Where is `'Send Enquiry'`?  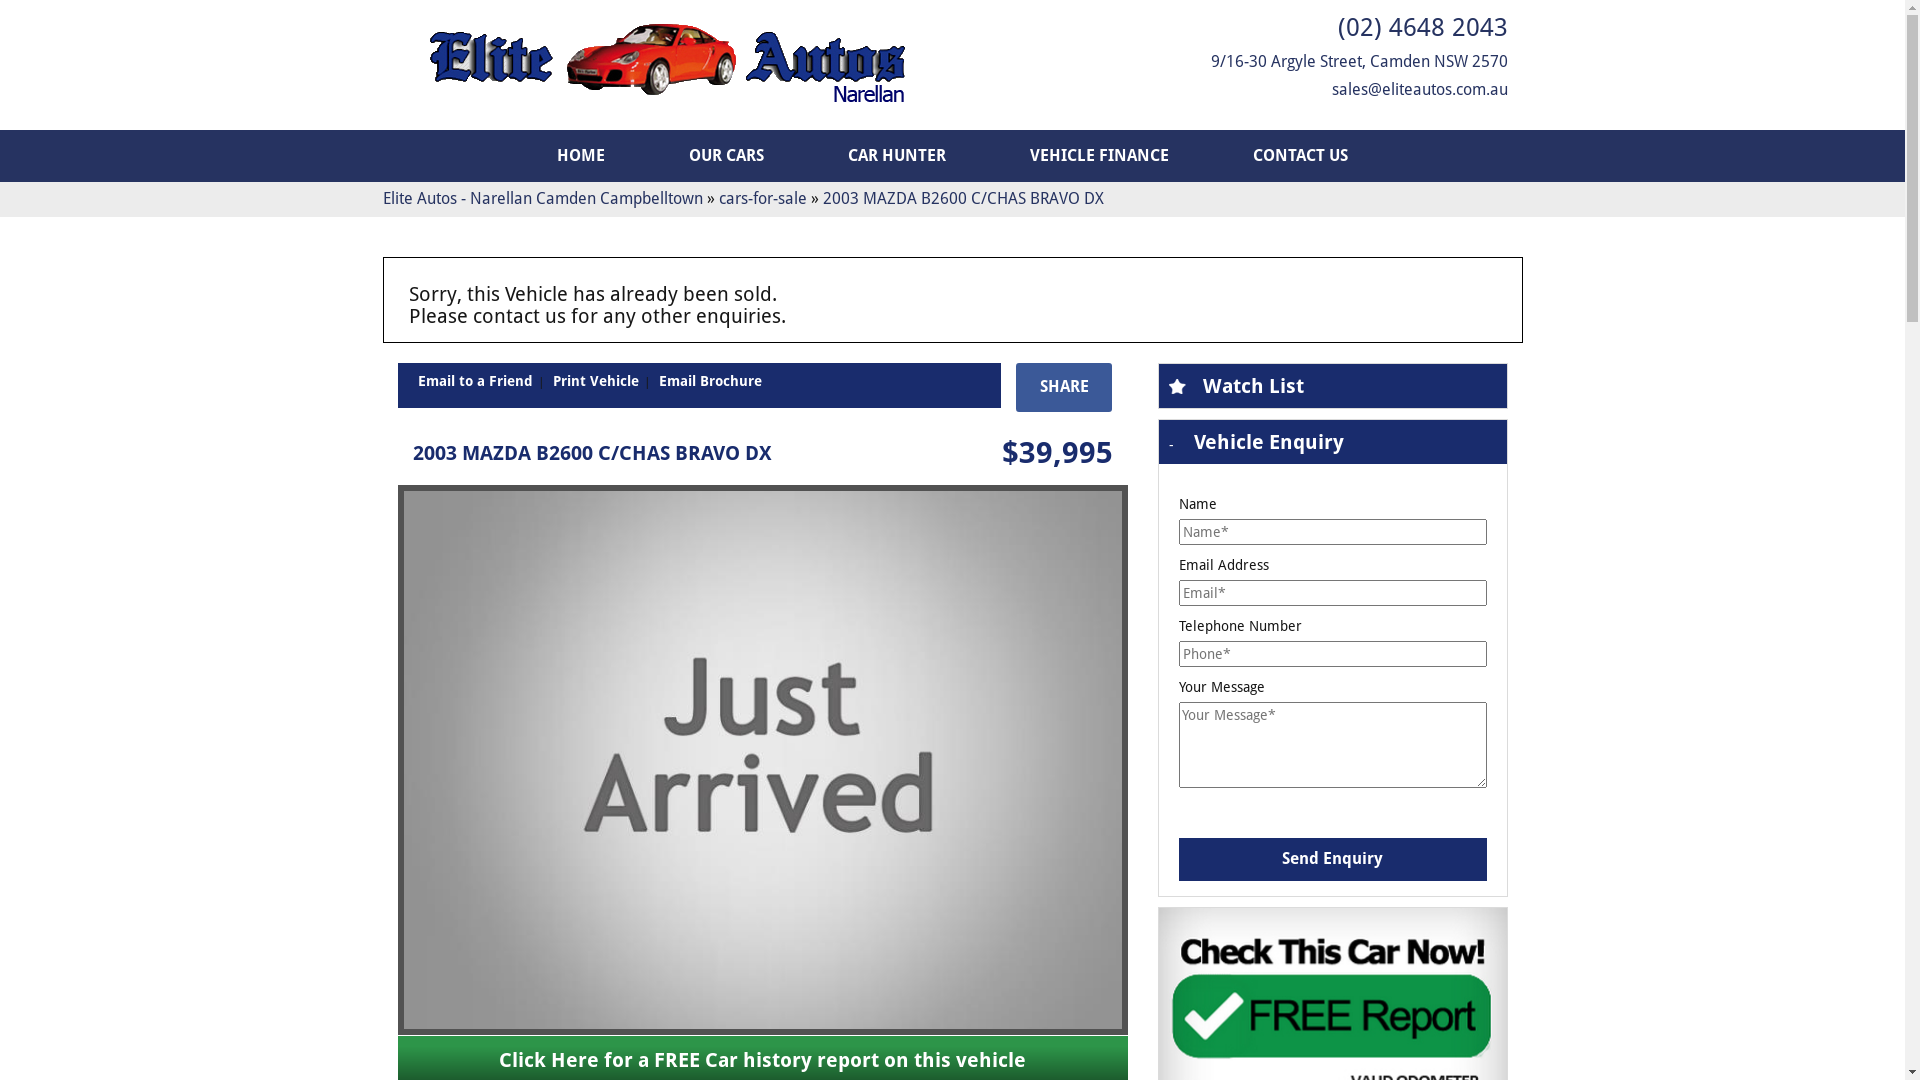
'Send Enquiry' is located at coordinates (1177, 858).